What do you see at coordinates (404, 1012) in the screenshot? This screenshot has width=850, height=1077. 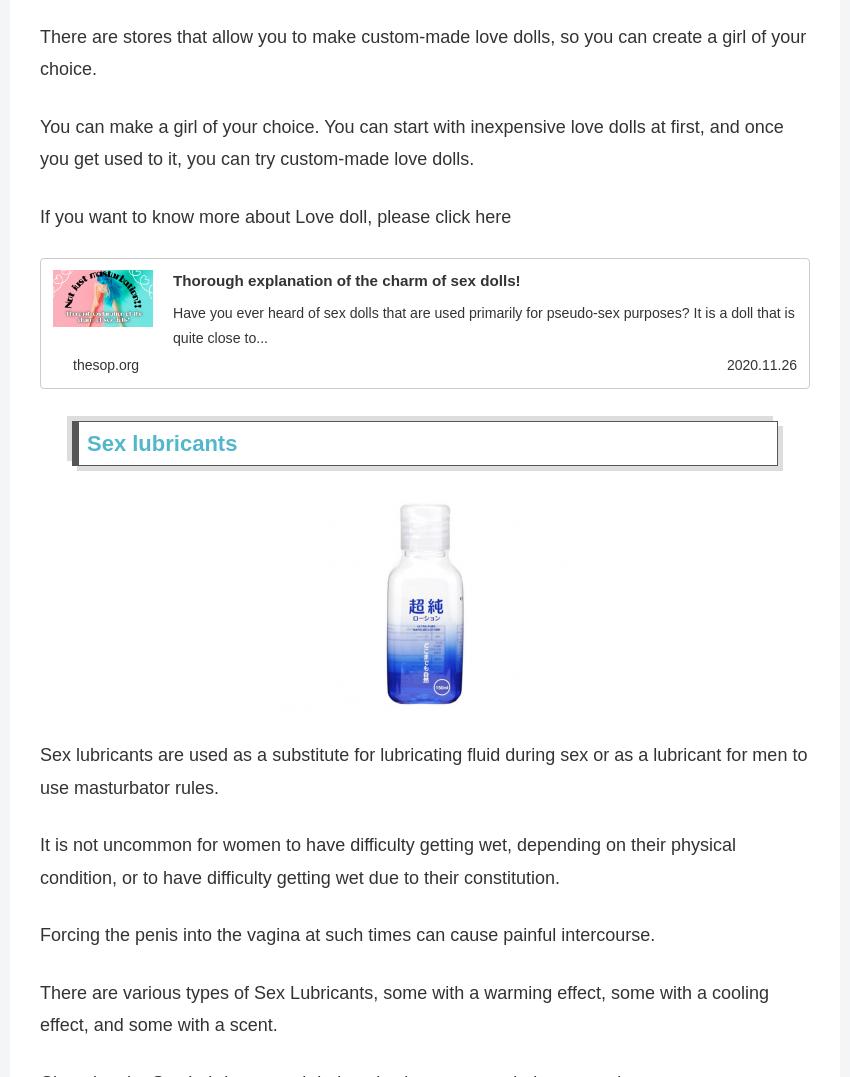 I see `'There are various types of Sex Lubricants, some with a warming effect, some with a cooling effect, and some with a scent.'` at bounding box center [404, 1012].